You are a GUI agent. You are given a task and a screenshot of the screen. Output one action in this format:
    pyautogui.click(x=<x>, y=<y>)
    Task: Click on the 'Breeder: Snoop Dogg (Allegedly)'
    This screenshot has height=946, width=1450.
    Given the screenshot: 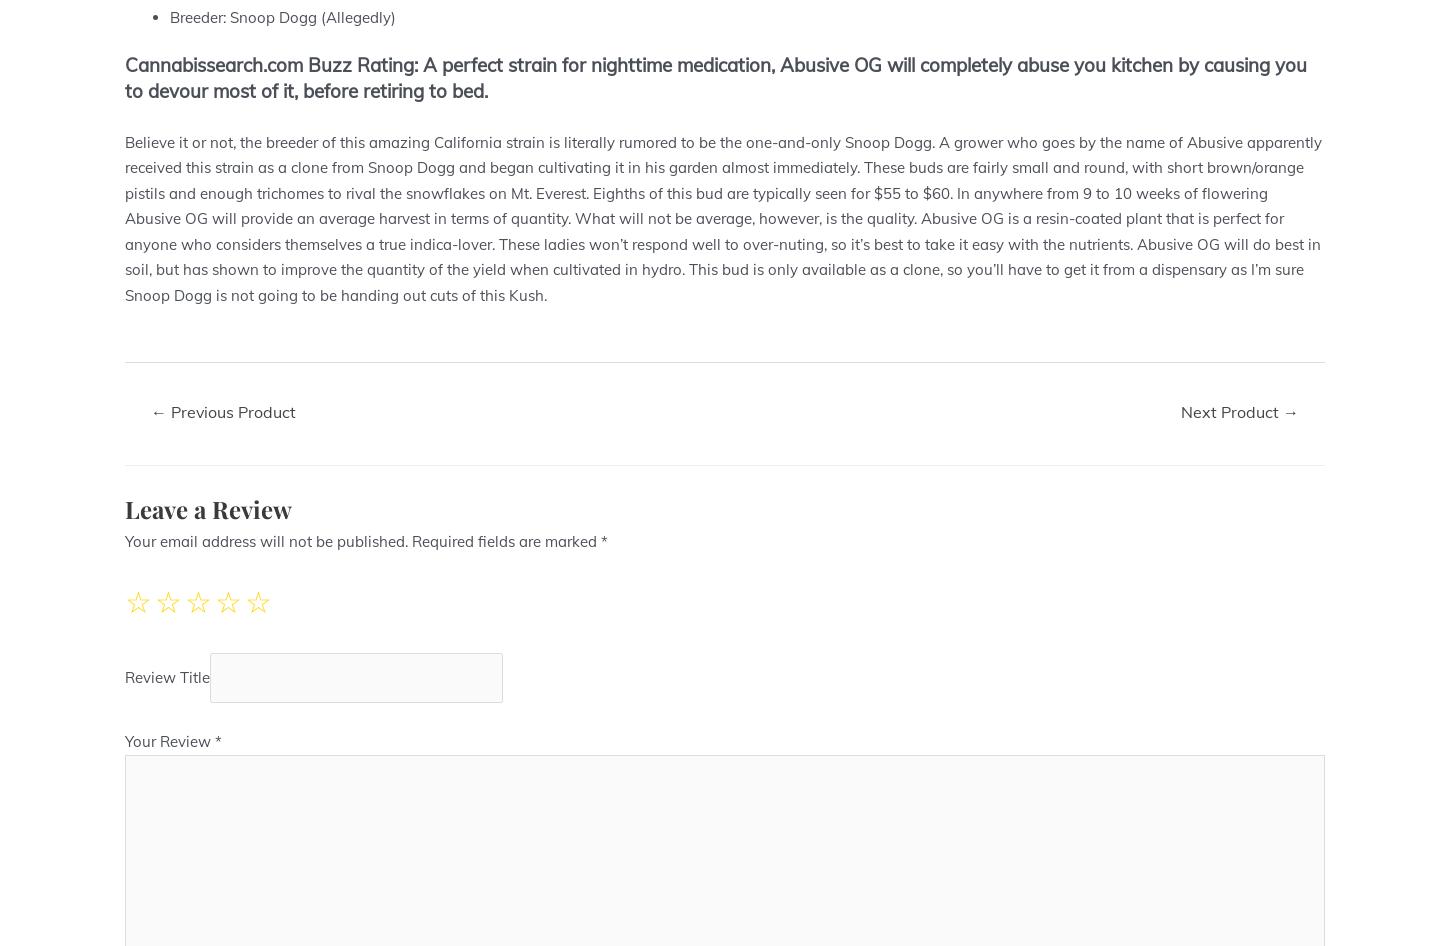 What is the action you would take?
    pyautogui.click(x=283, y=16)
    